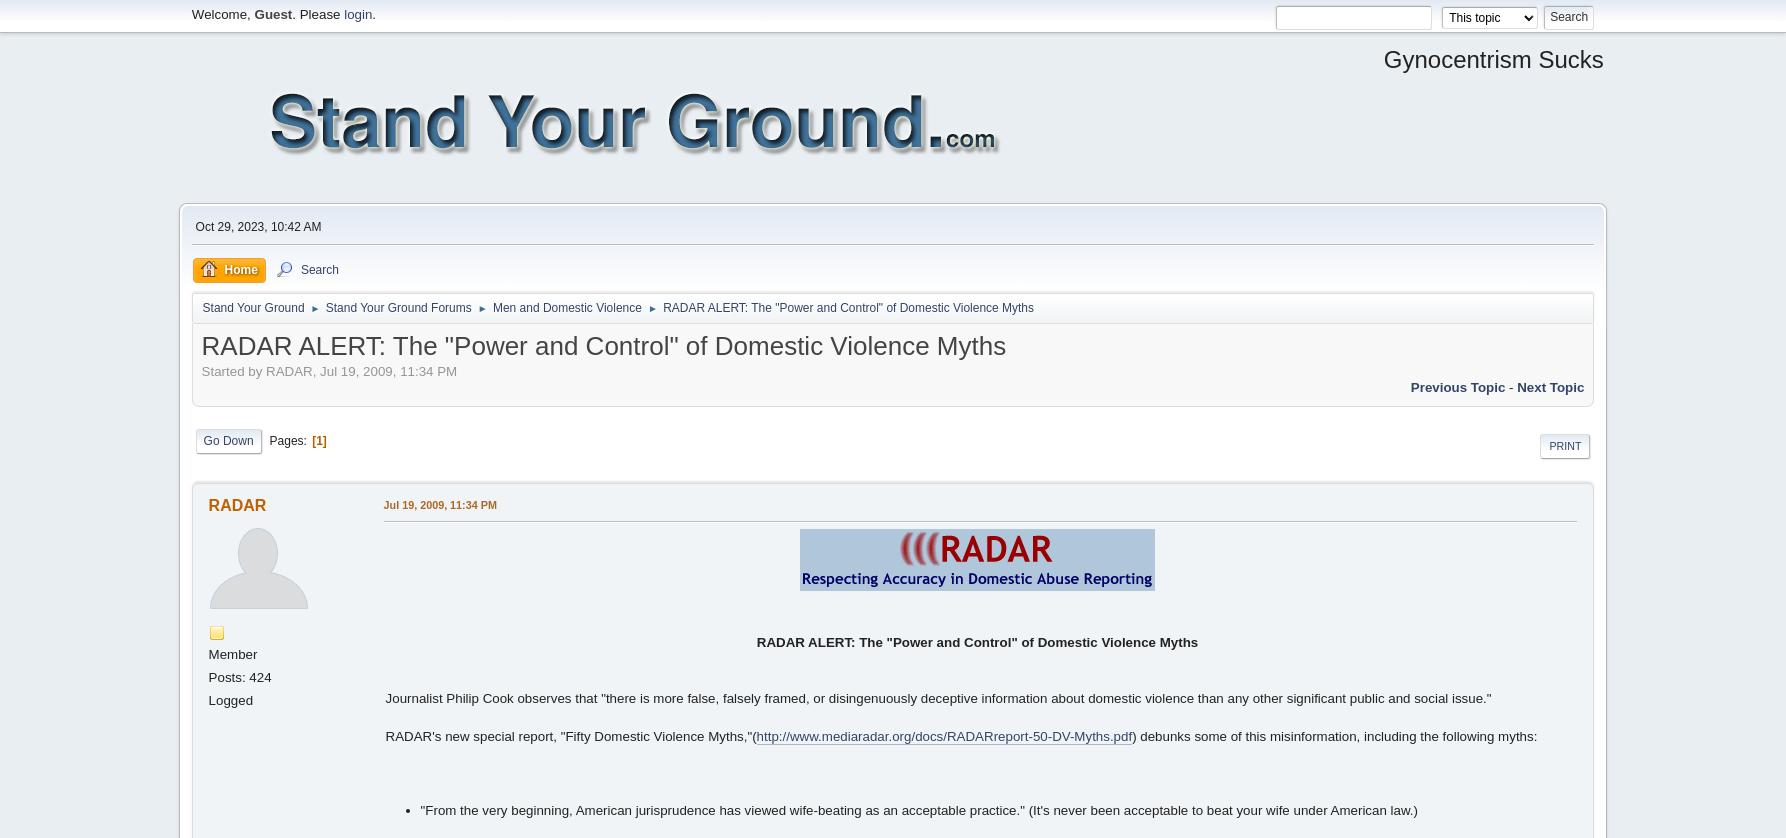 The width and height of the screenshot is (1786, 838). I want to click on 'Men and Domestic Violence', so click(565, 306).